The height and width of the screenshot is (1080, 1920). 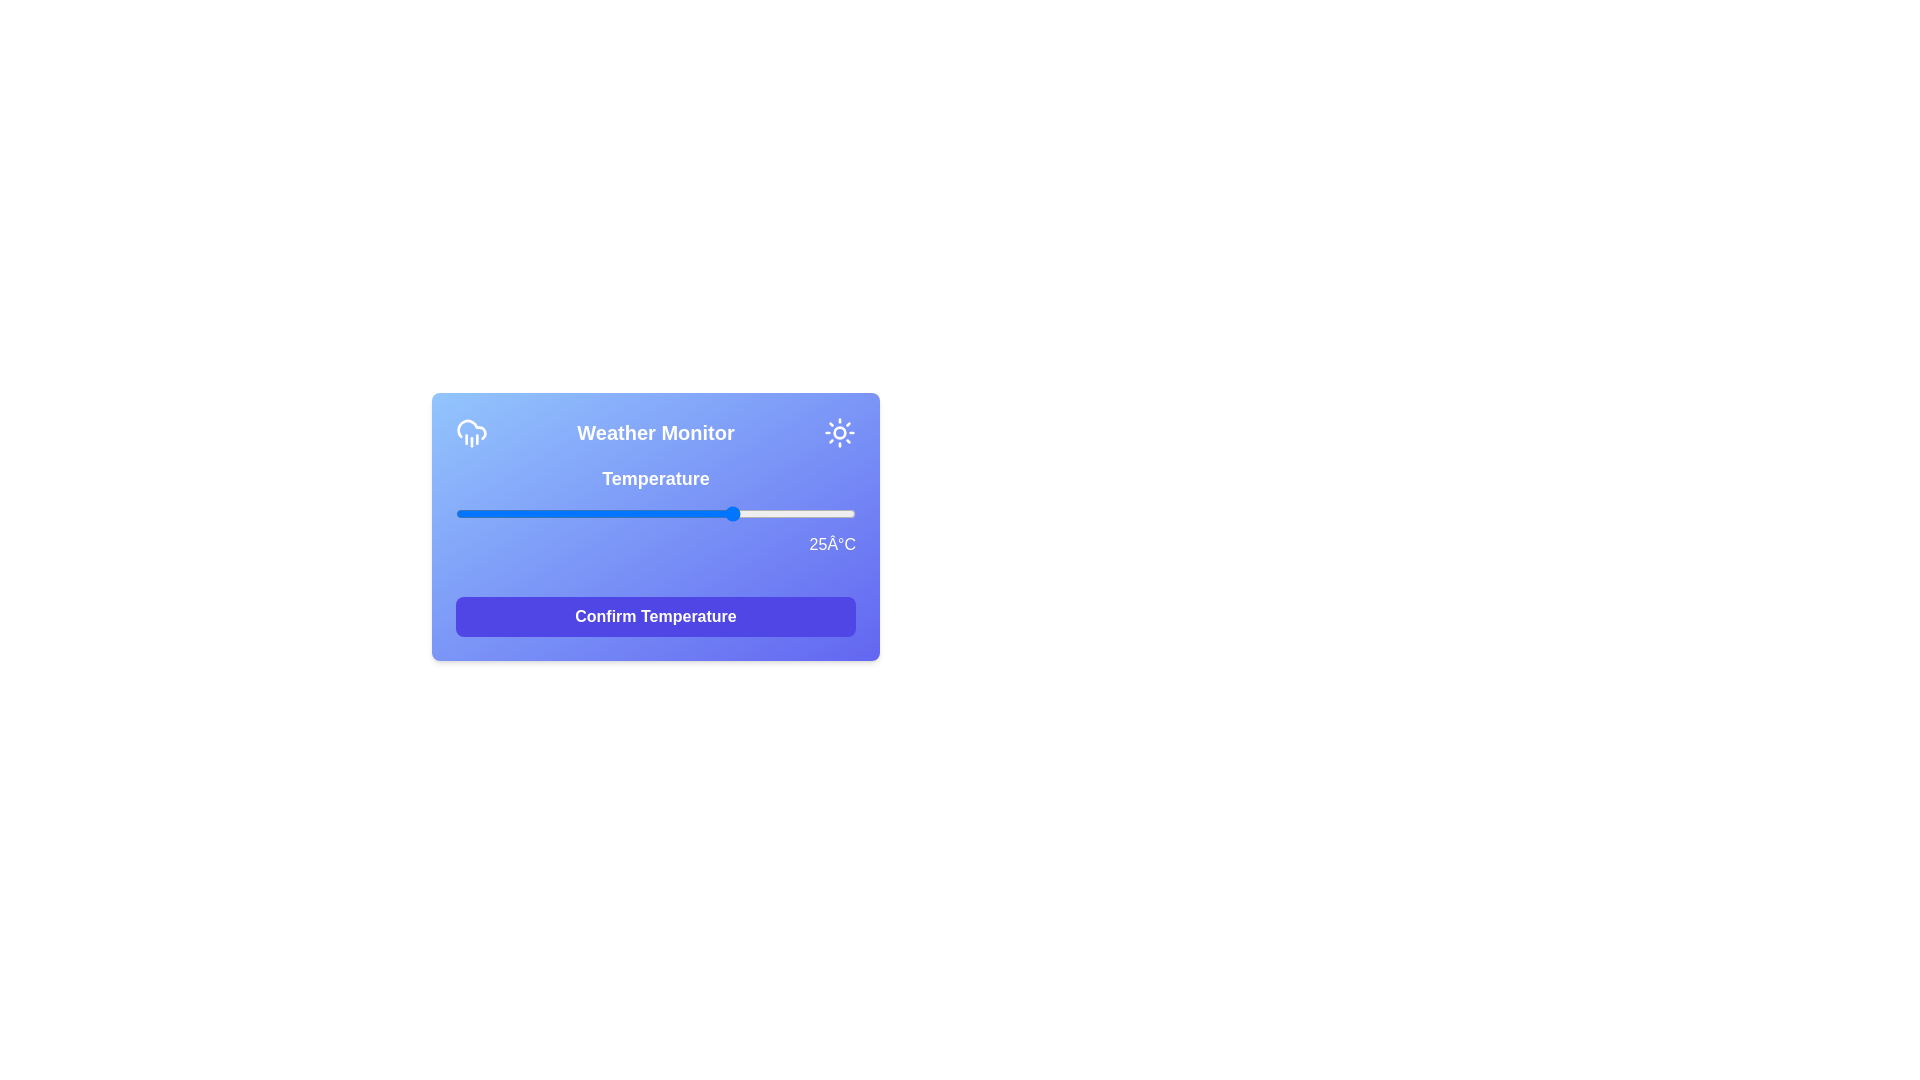 I want to click on 'Weather Monitor' header text displayed in bold font at the top-center of the blue card interface, so click(x=656, y=431).